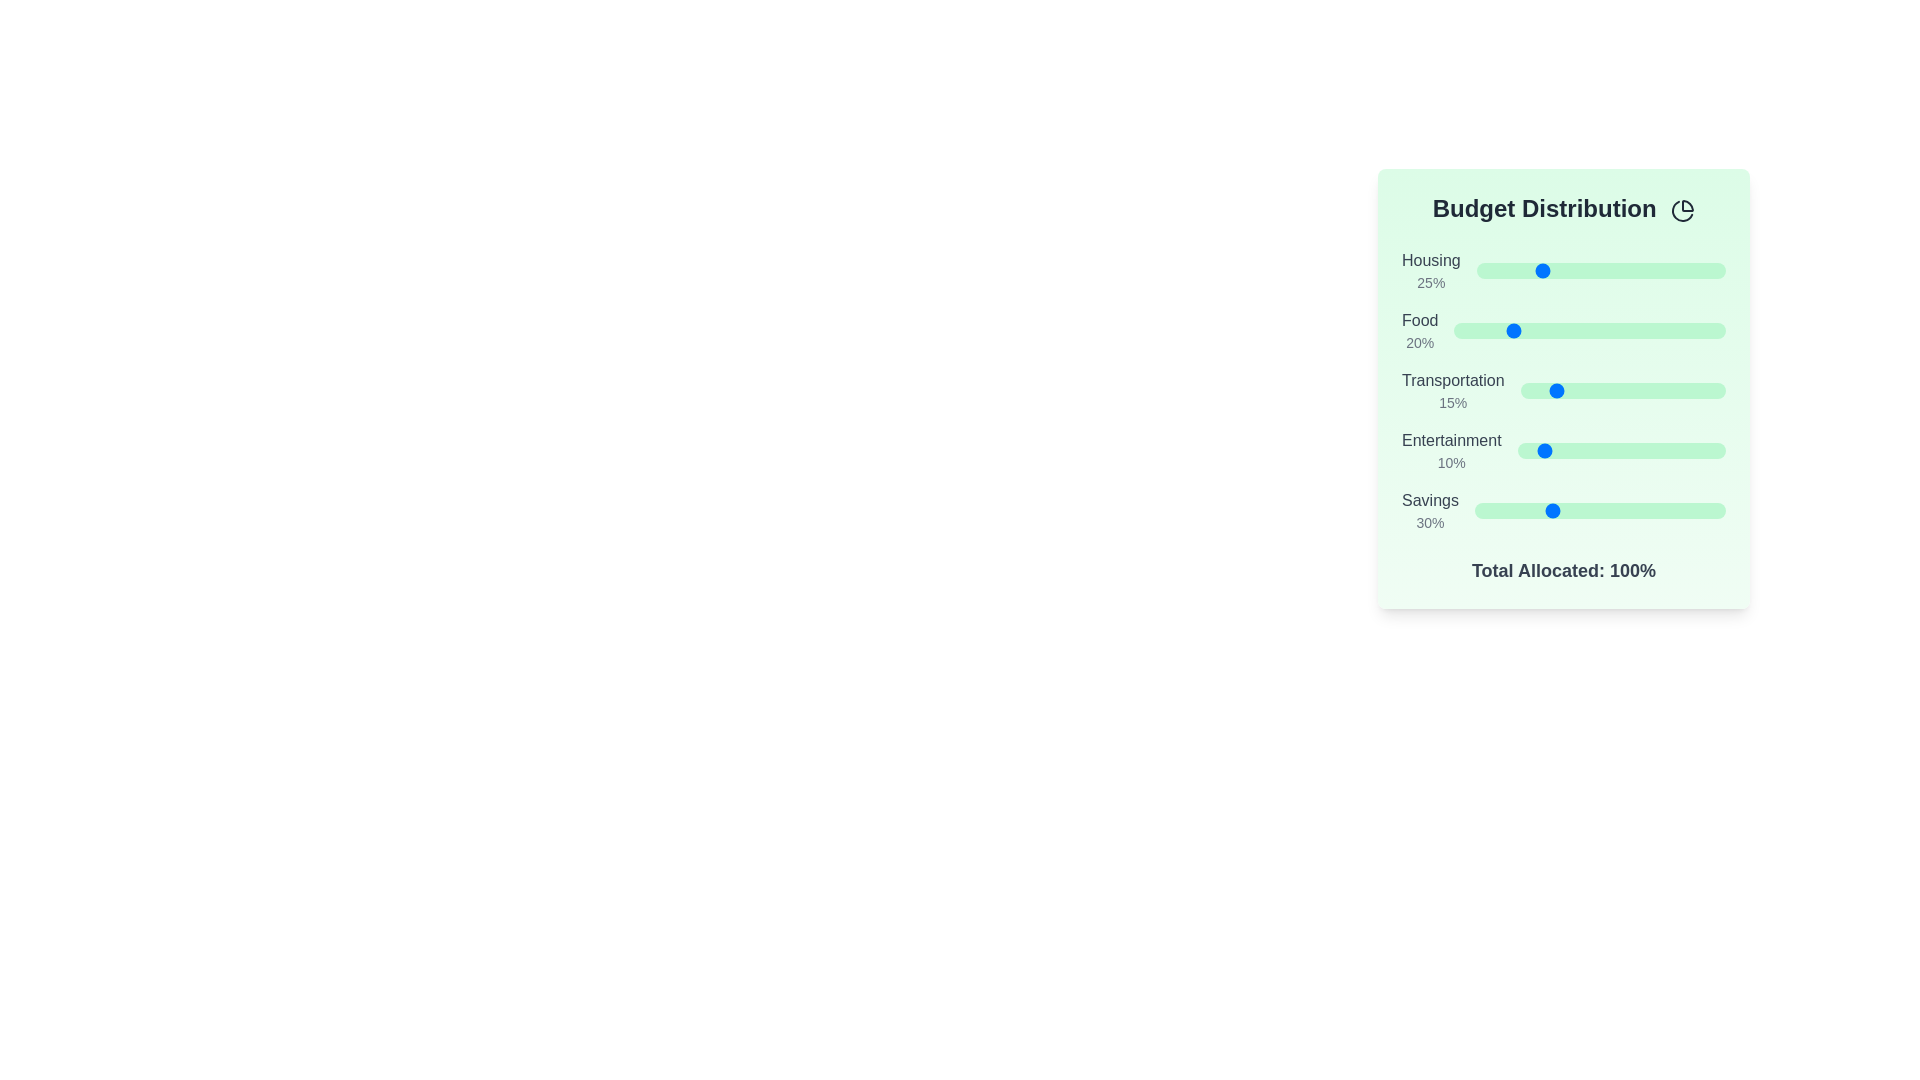 Image resolution: width=1920 pixels, height=1080 pixels. Describe the element at coordinates (1689, 451) in the screenshot. I see `the slider for 'Entertainment' to set its percentage to 83` at that location.